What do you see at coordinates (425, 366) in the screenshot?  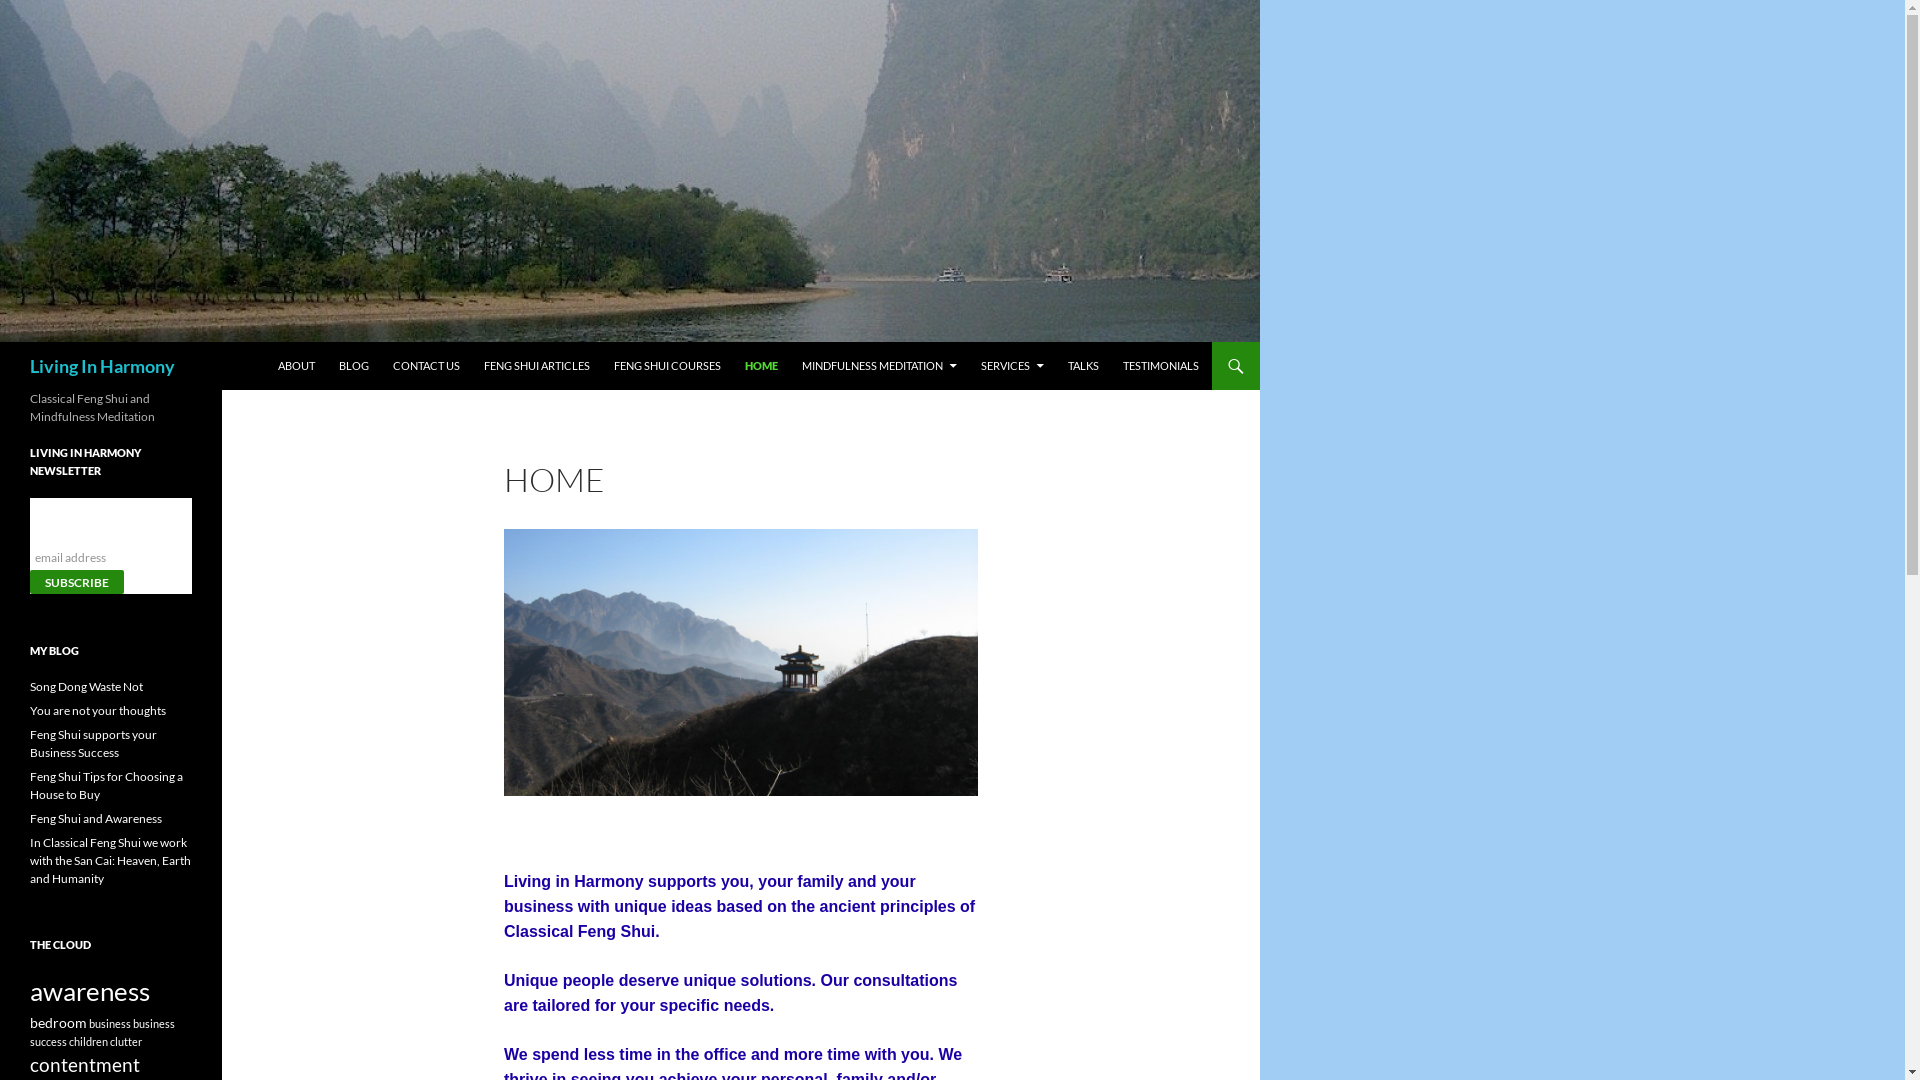 I see `'CONTACT US'` at bounding box center [425, 366].